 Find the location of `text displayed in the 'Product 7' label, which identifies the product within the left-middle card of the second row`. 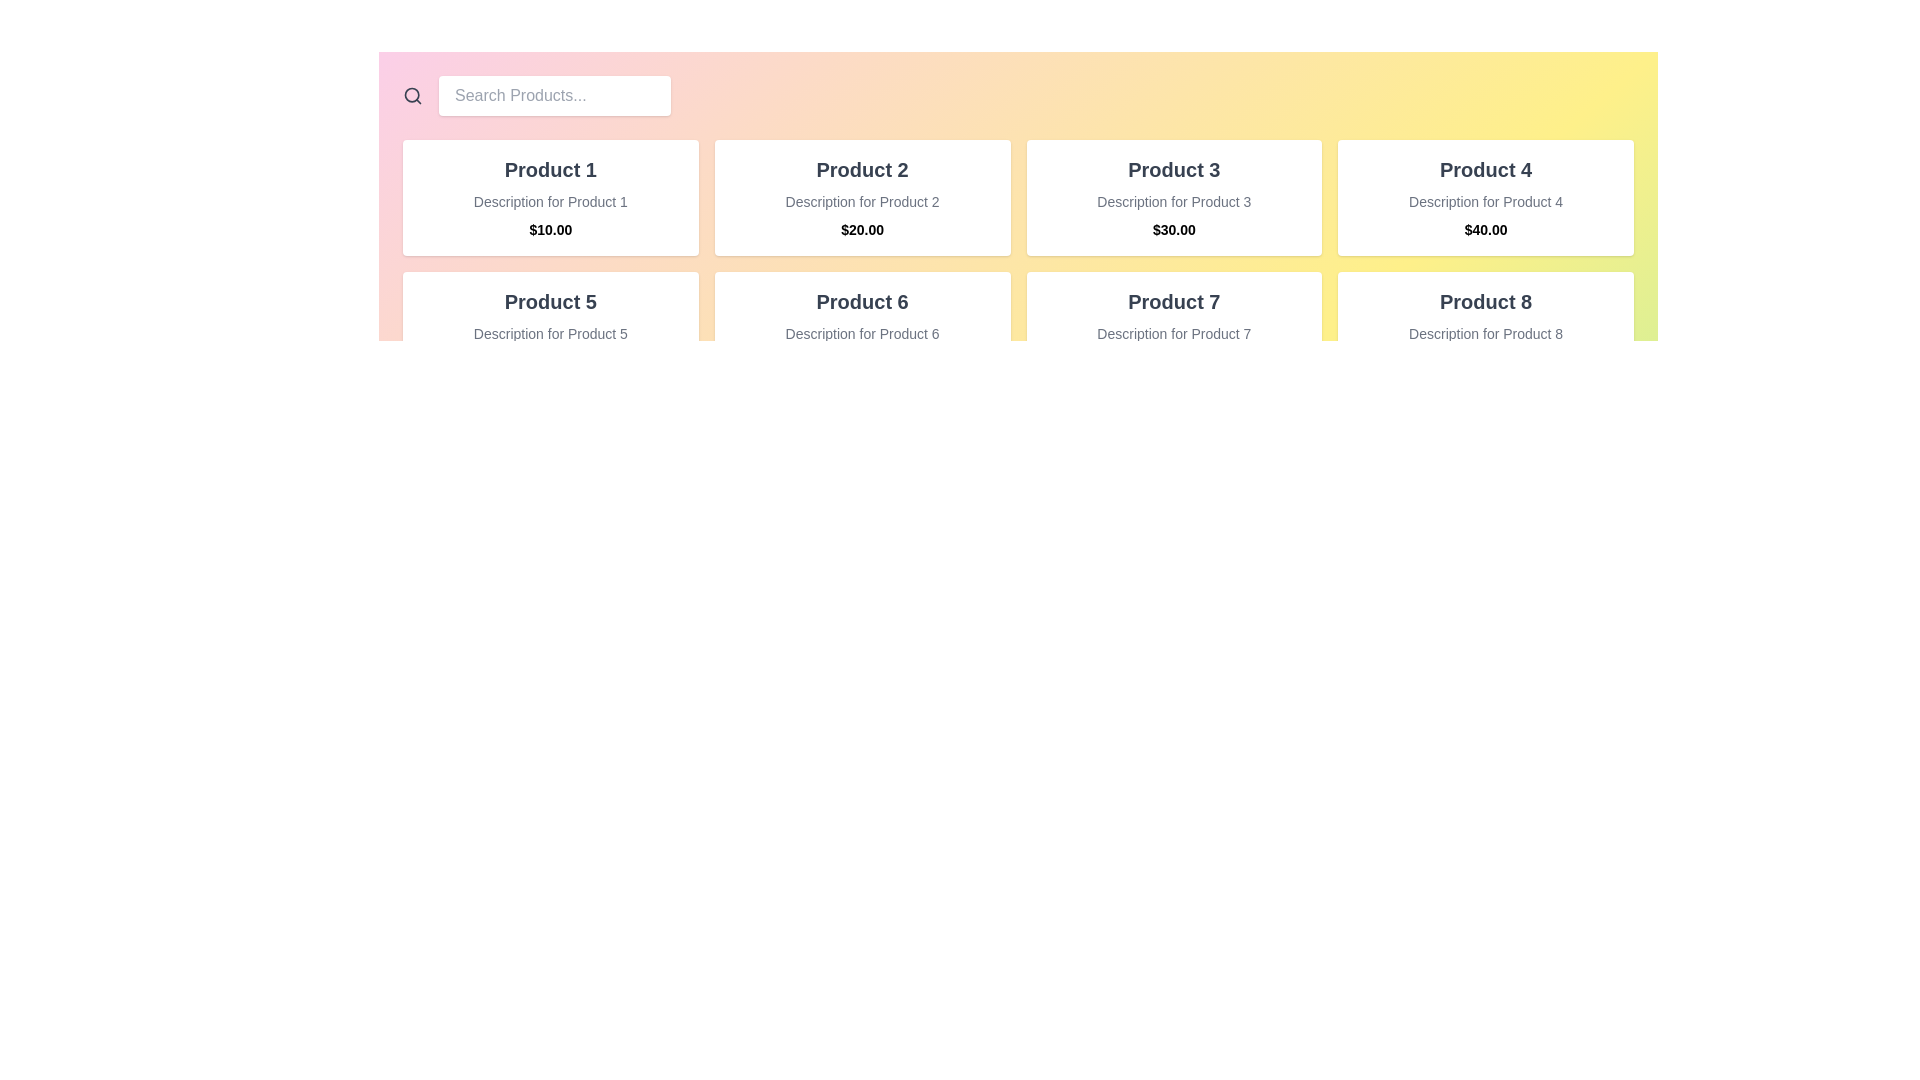

text displayed in the 'Product 7' label, which identifies the product within the left-middle card of the second row is located at coordinates (1174, 301).